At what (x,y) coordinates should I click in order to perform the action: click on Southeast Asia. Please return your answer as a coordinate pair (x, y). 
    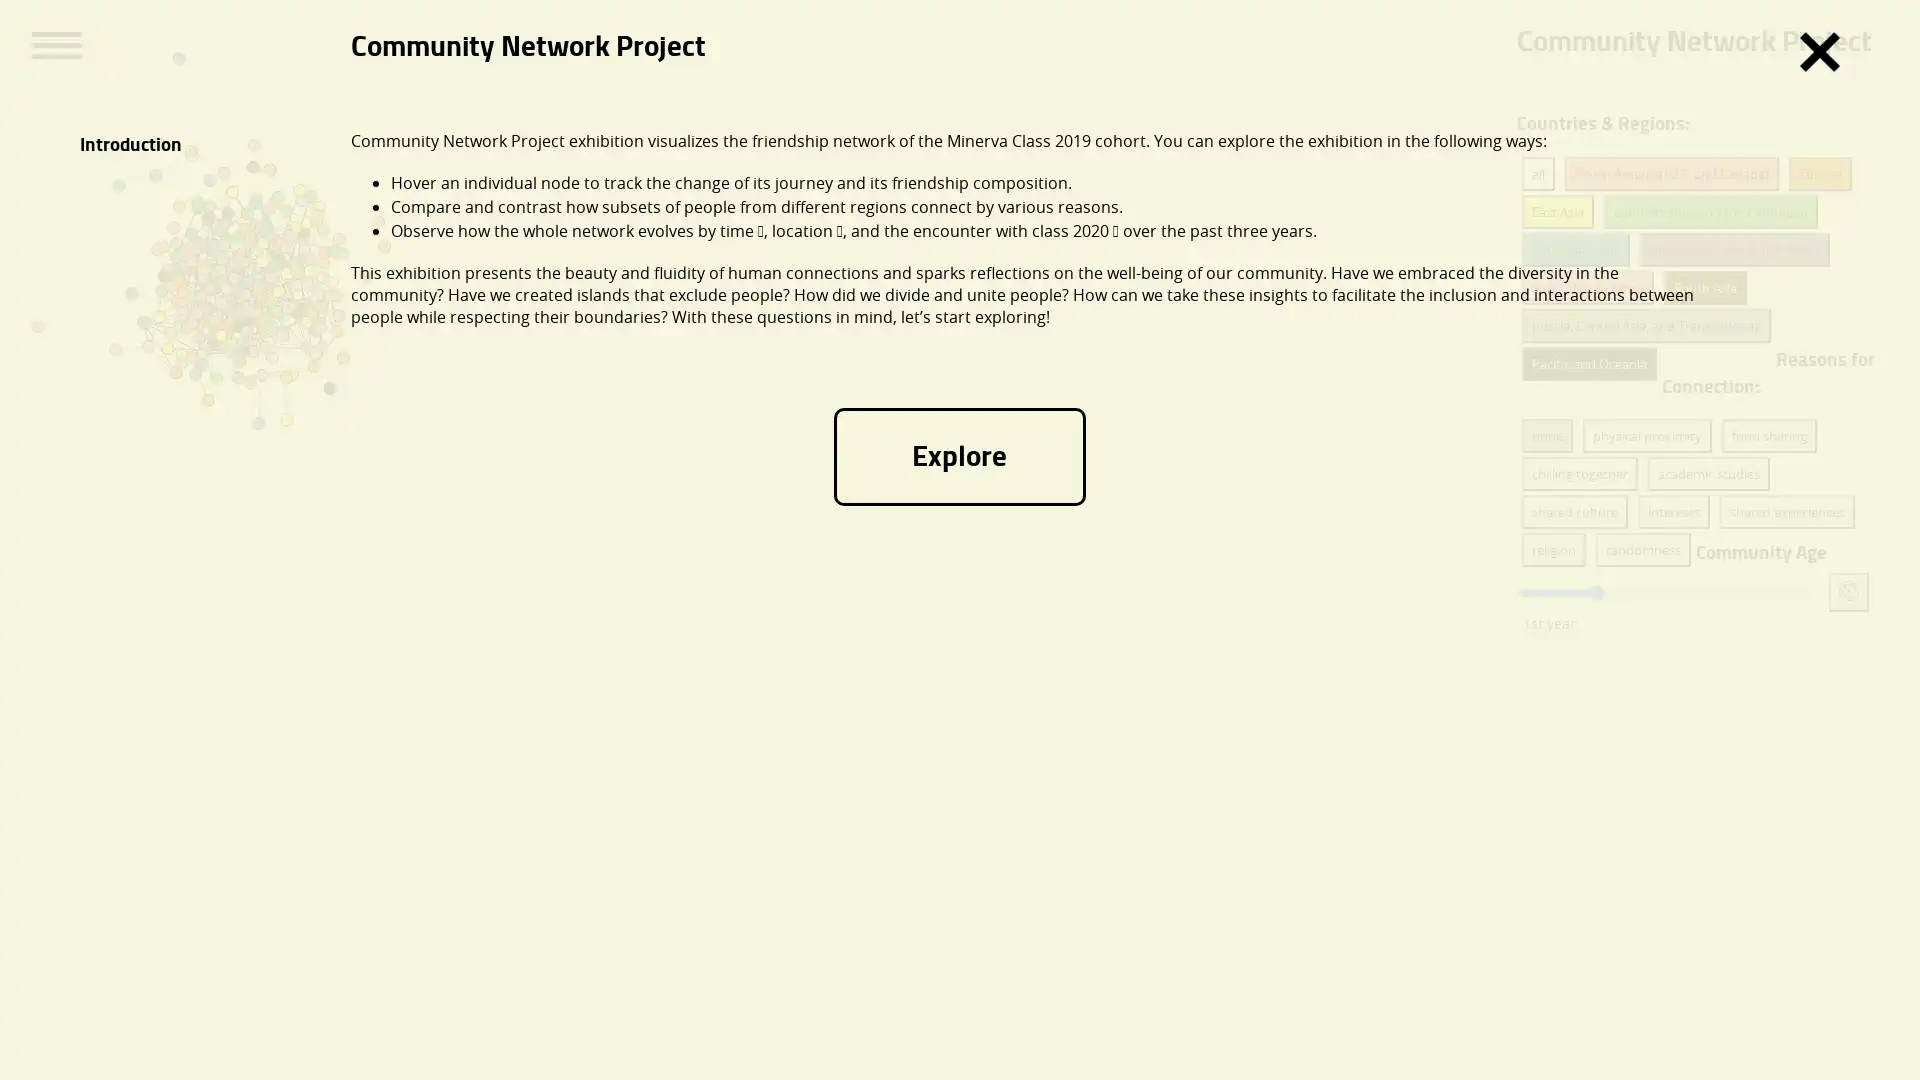
    Looking at the image, I should click on (1574, 248).